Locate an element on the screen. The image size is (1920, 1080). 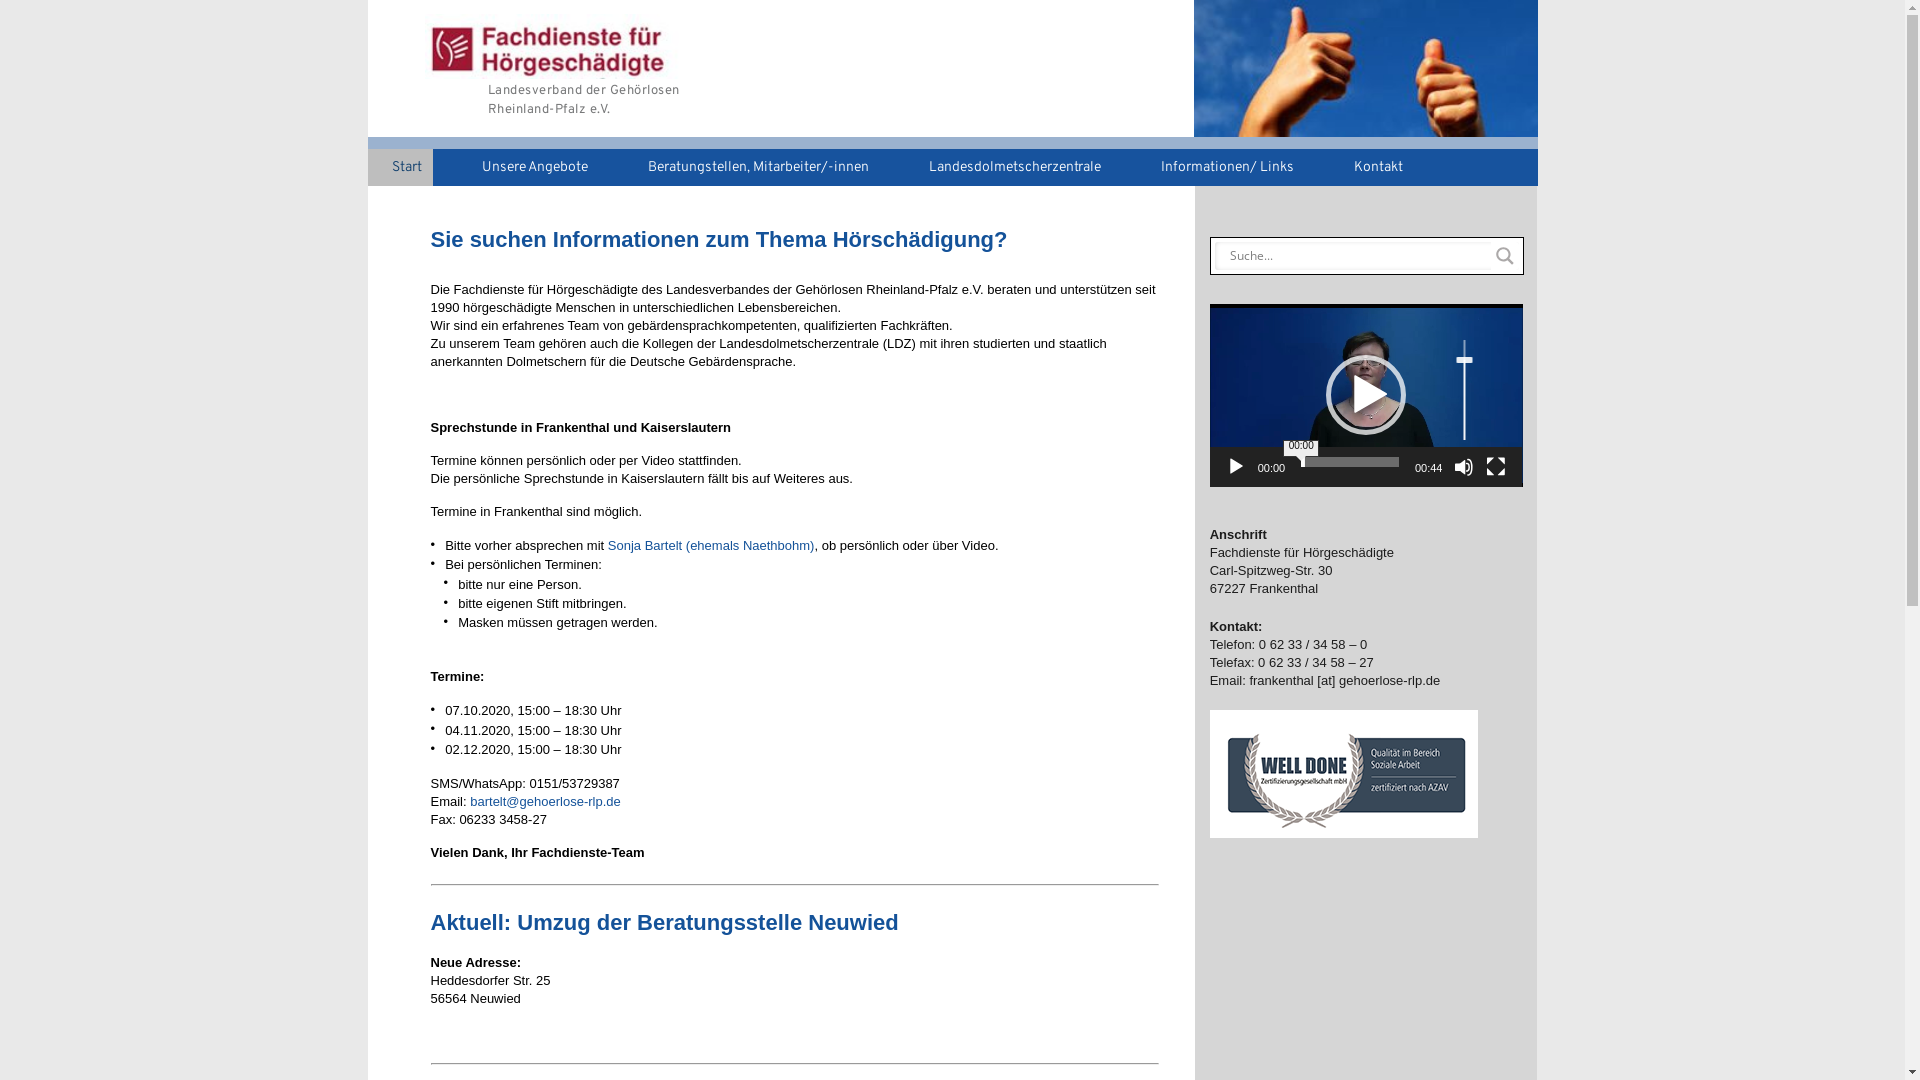
'Sonja Bartelt (ehemals Naethbohm)' is located at coordinates (607, 545).